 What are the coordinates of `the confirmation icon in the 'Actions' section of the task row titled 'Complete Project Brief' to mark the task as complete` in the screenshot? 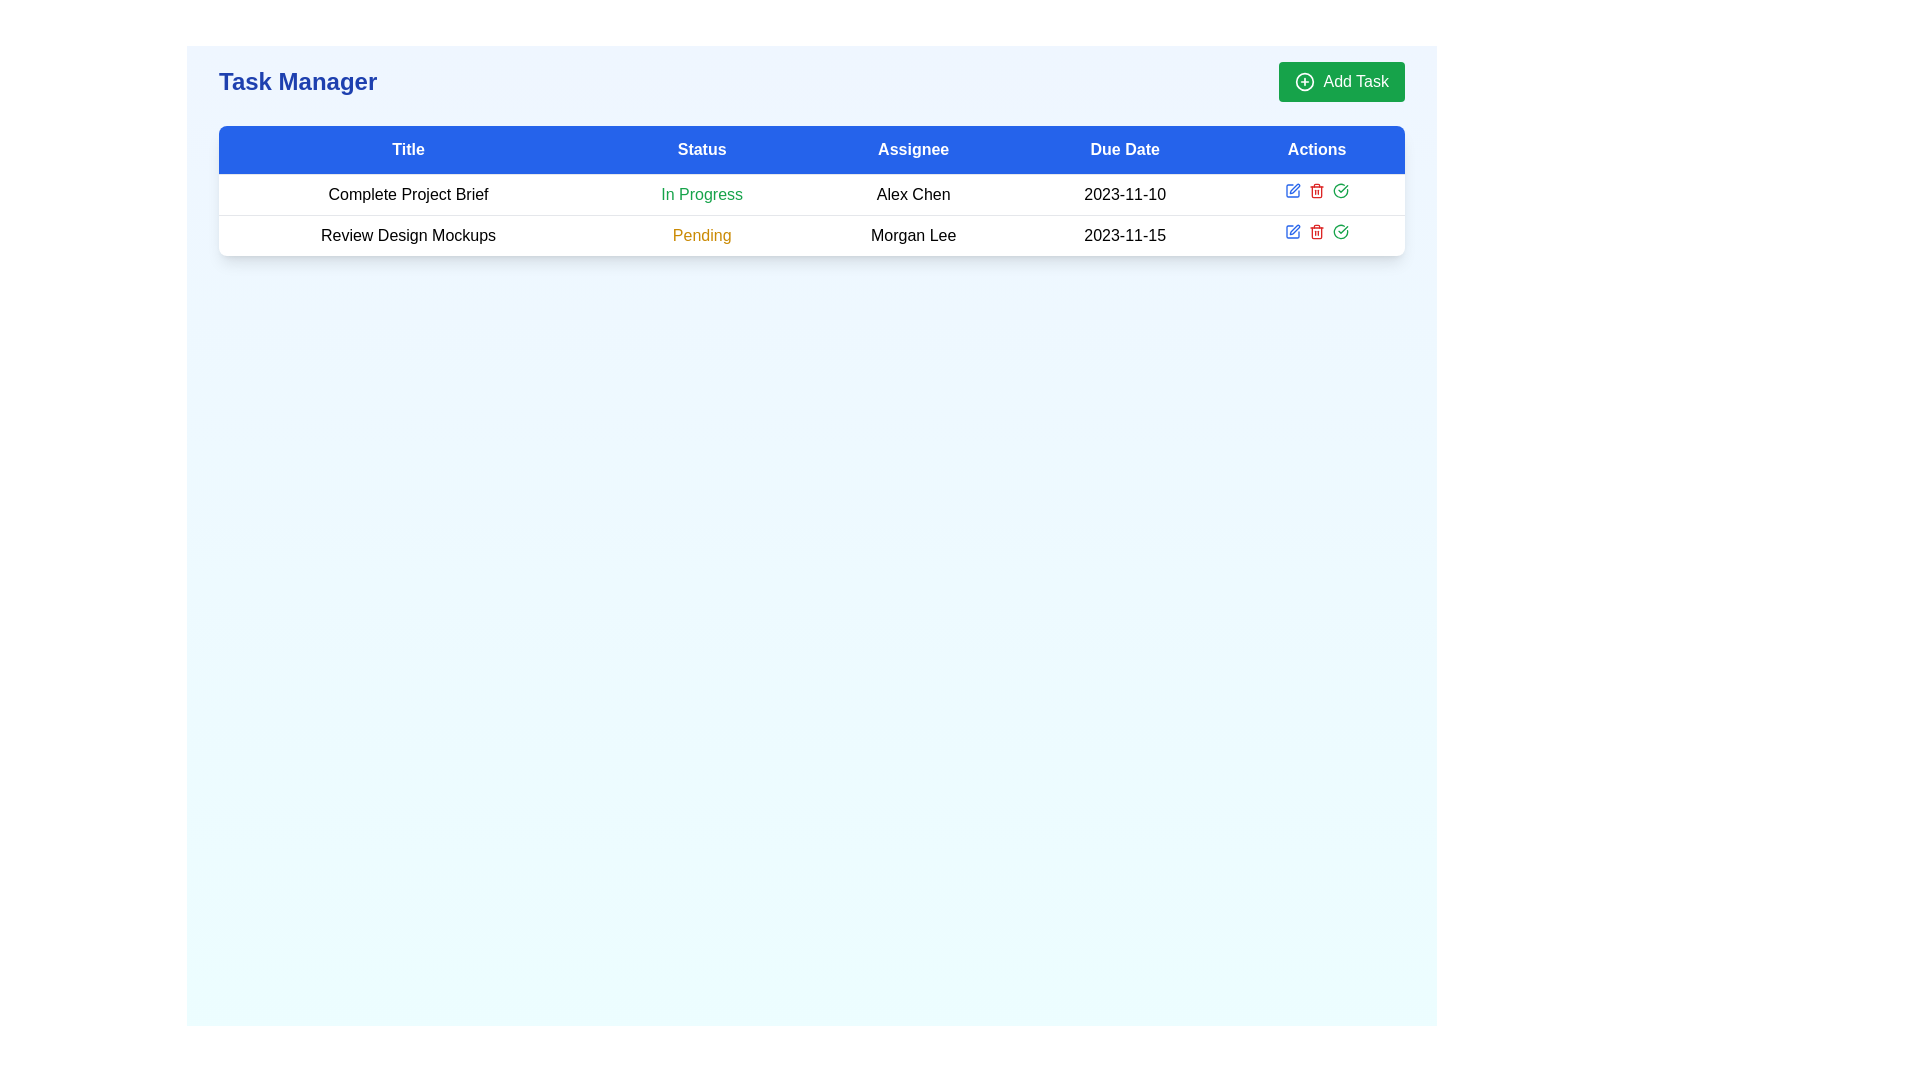 It's located at (1340, 230).